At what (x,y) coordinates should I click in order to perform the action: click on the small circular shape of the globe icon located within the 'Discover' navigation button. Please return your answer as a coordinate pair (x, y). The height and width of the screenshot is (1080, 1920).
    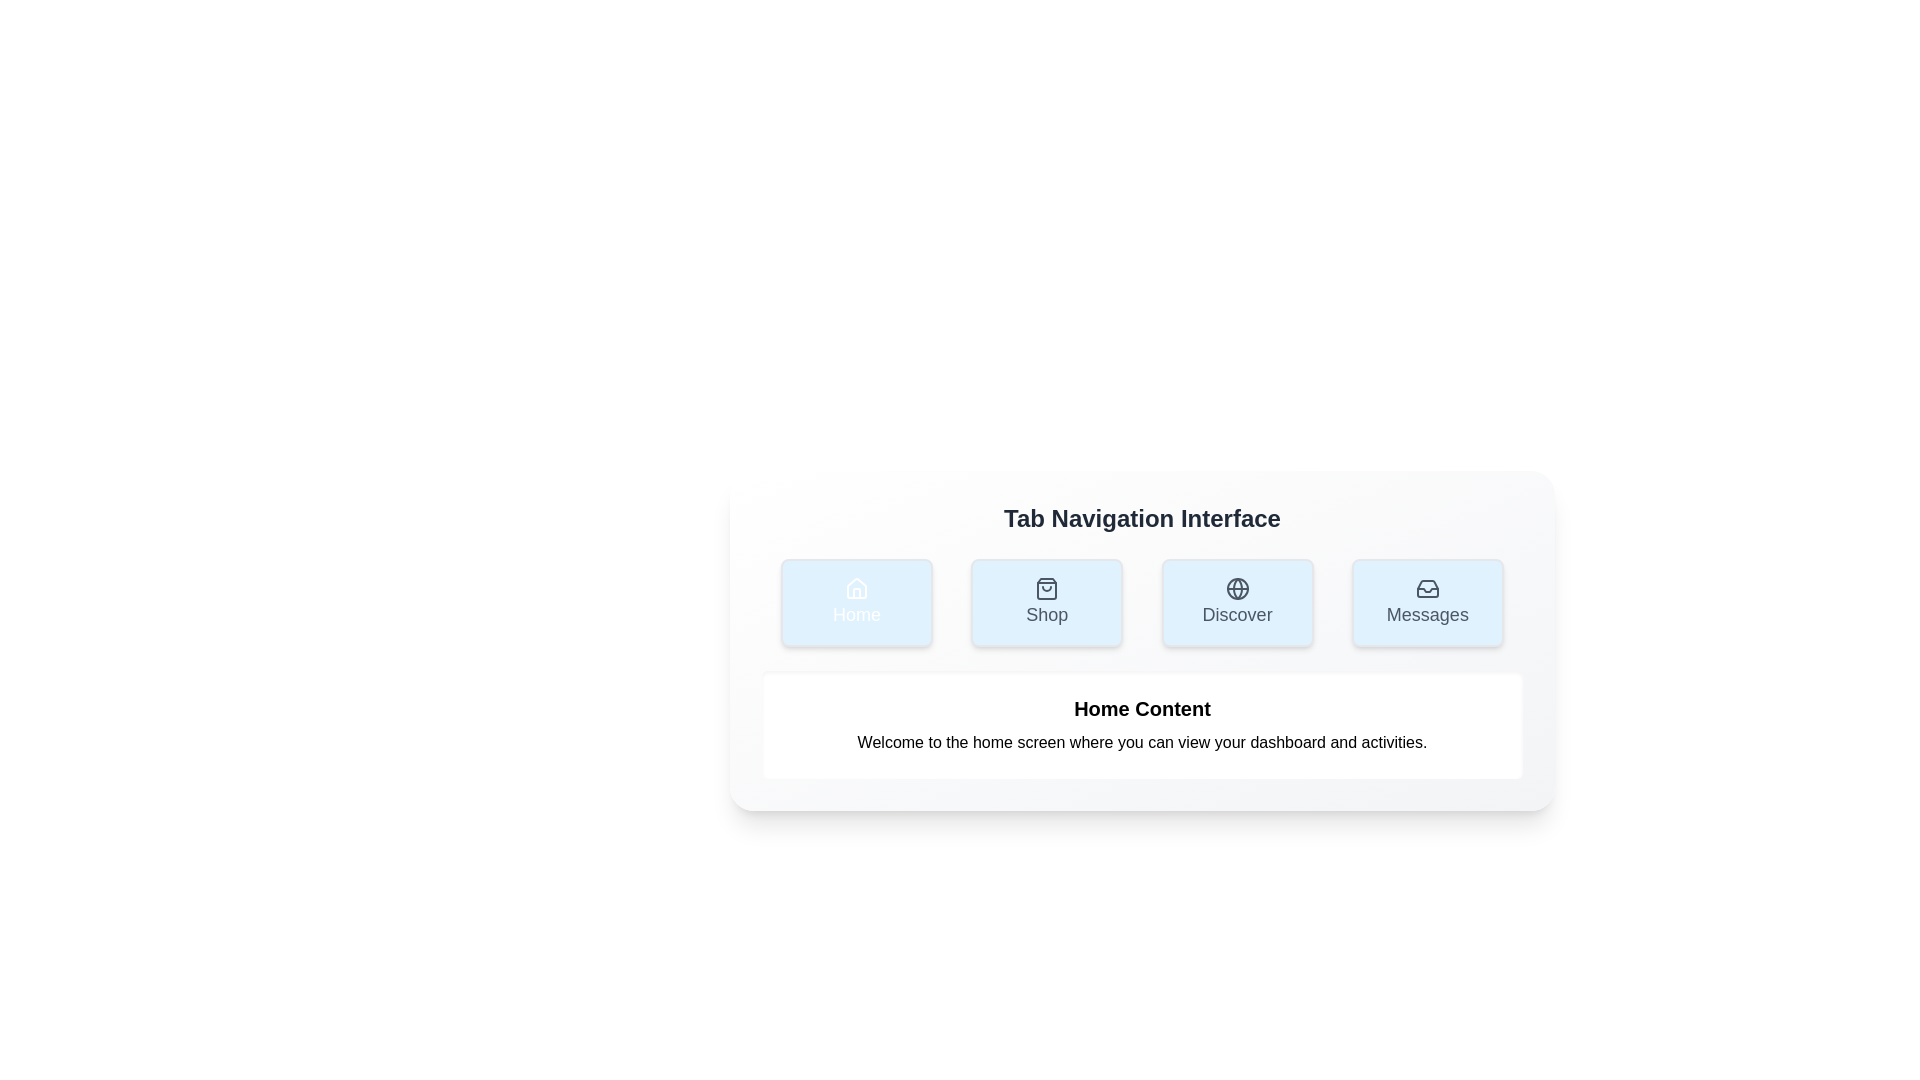
    Looking at the image, I should click on (1236, 588).